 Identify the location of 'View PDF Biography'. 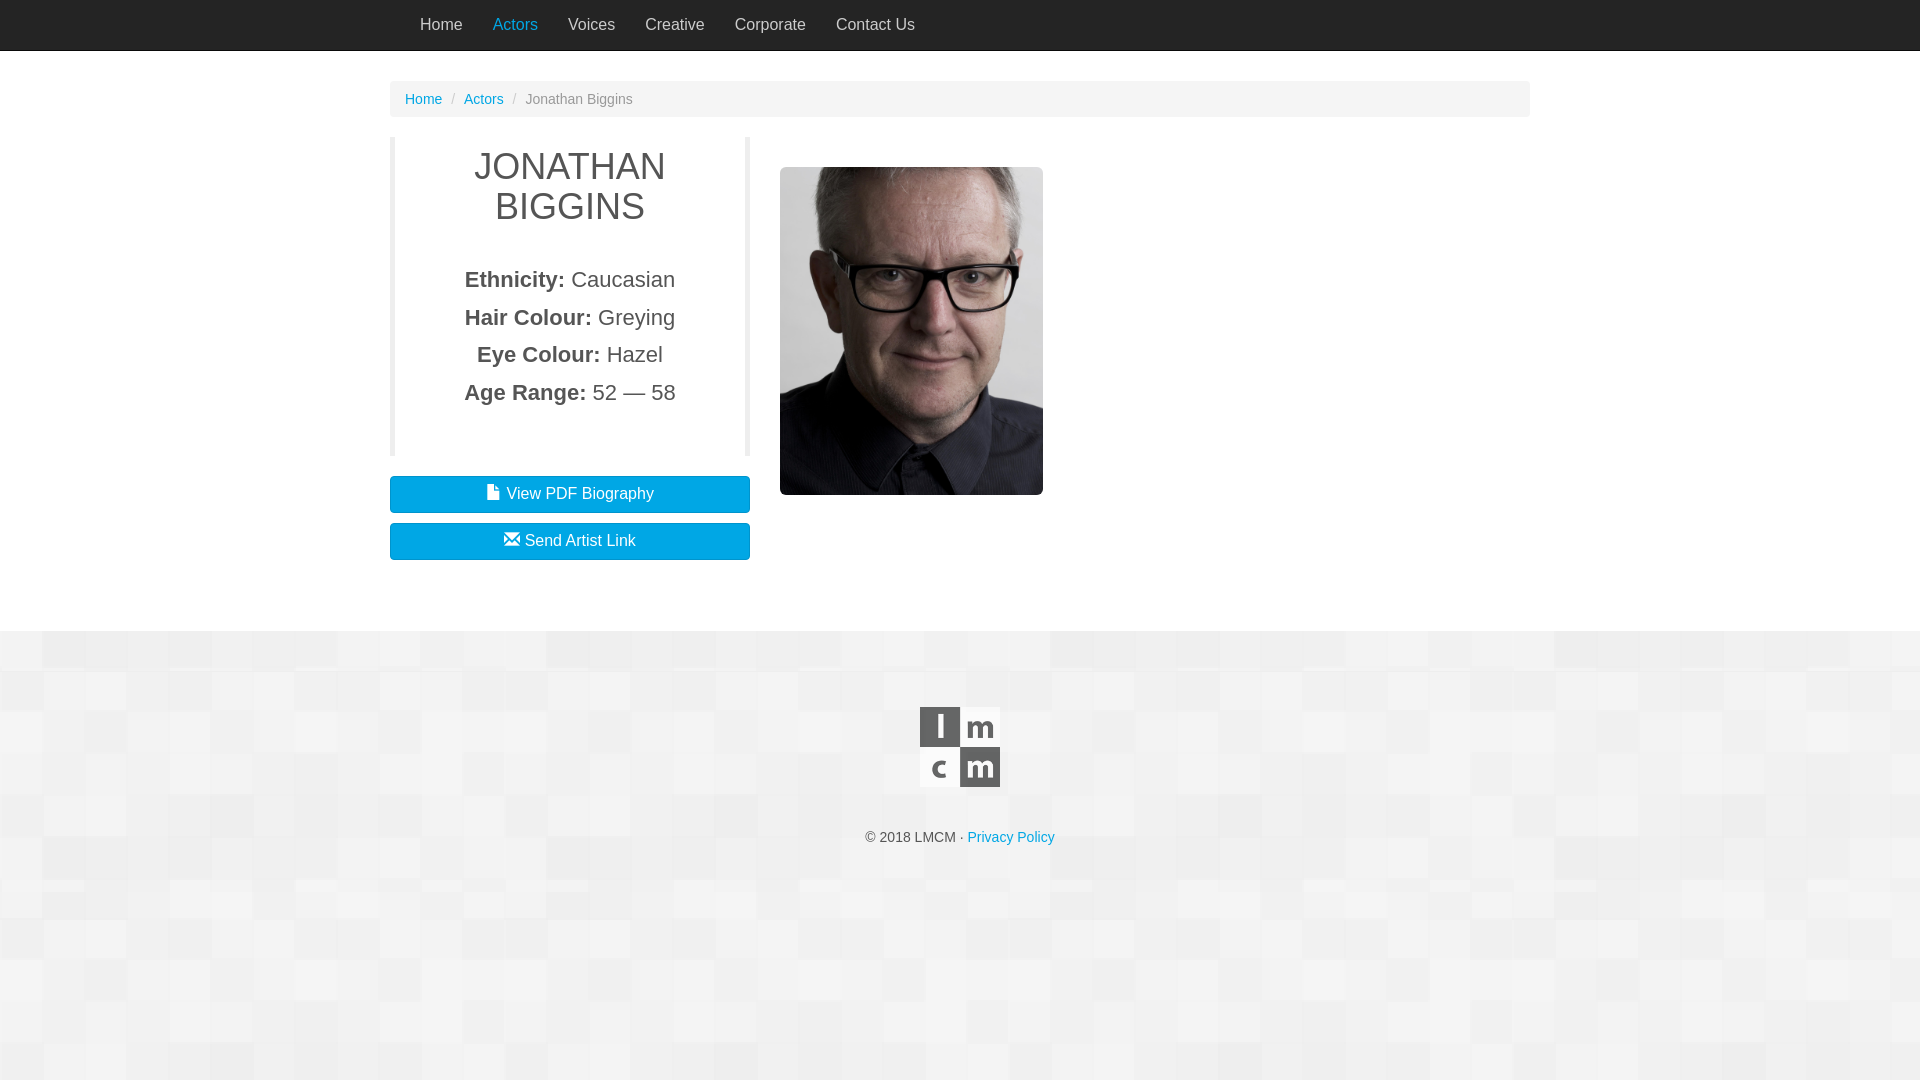
(569, 494).